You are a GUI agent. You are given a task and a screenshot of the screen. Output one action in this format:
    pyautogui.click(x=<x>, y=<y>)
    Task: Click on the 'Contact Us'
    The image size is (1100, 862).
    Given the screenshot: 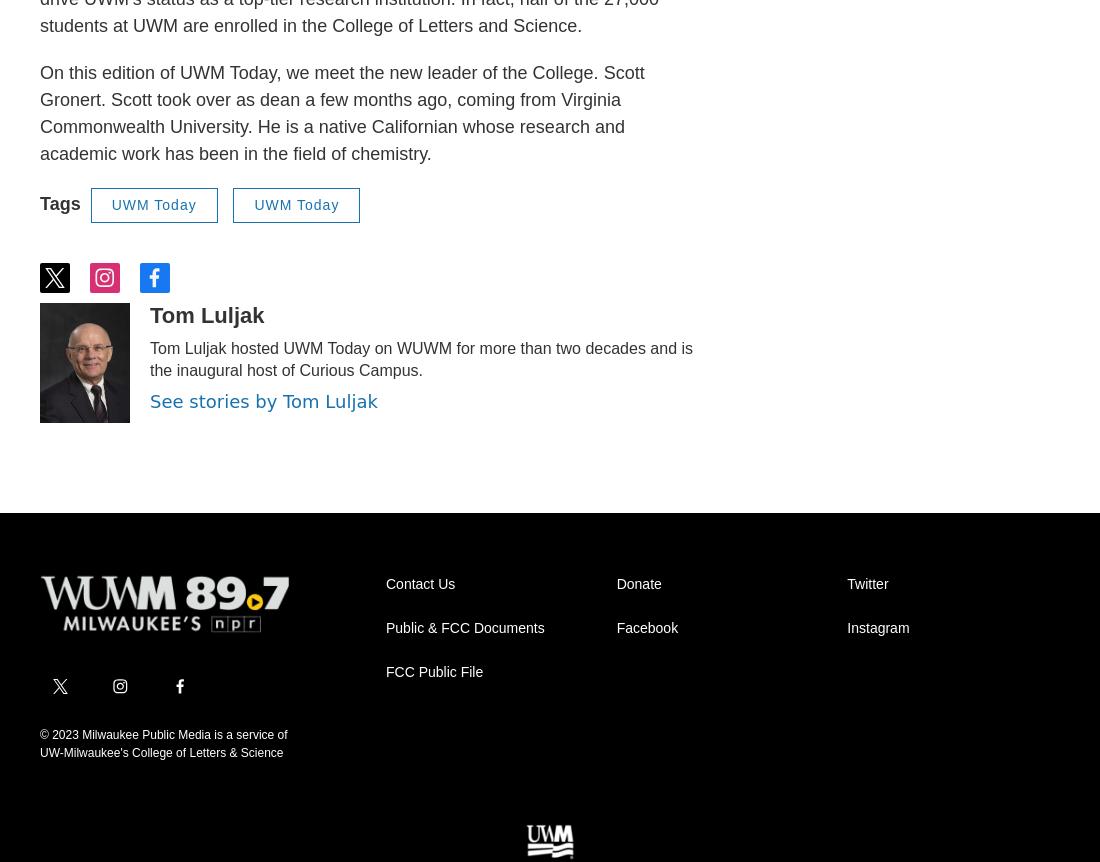 What is the action you would take?
    pyautogui.click(x=419, y=582)
    